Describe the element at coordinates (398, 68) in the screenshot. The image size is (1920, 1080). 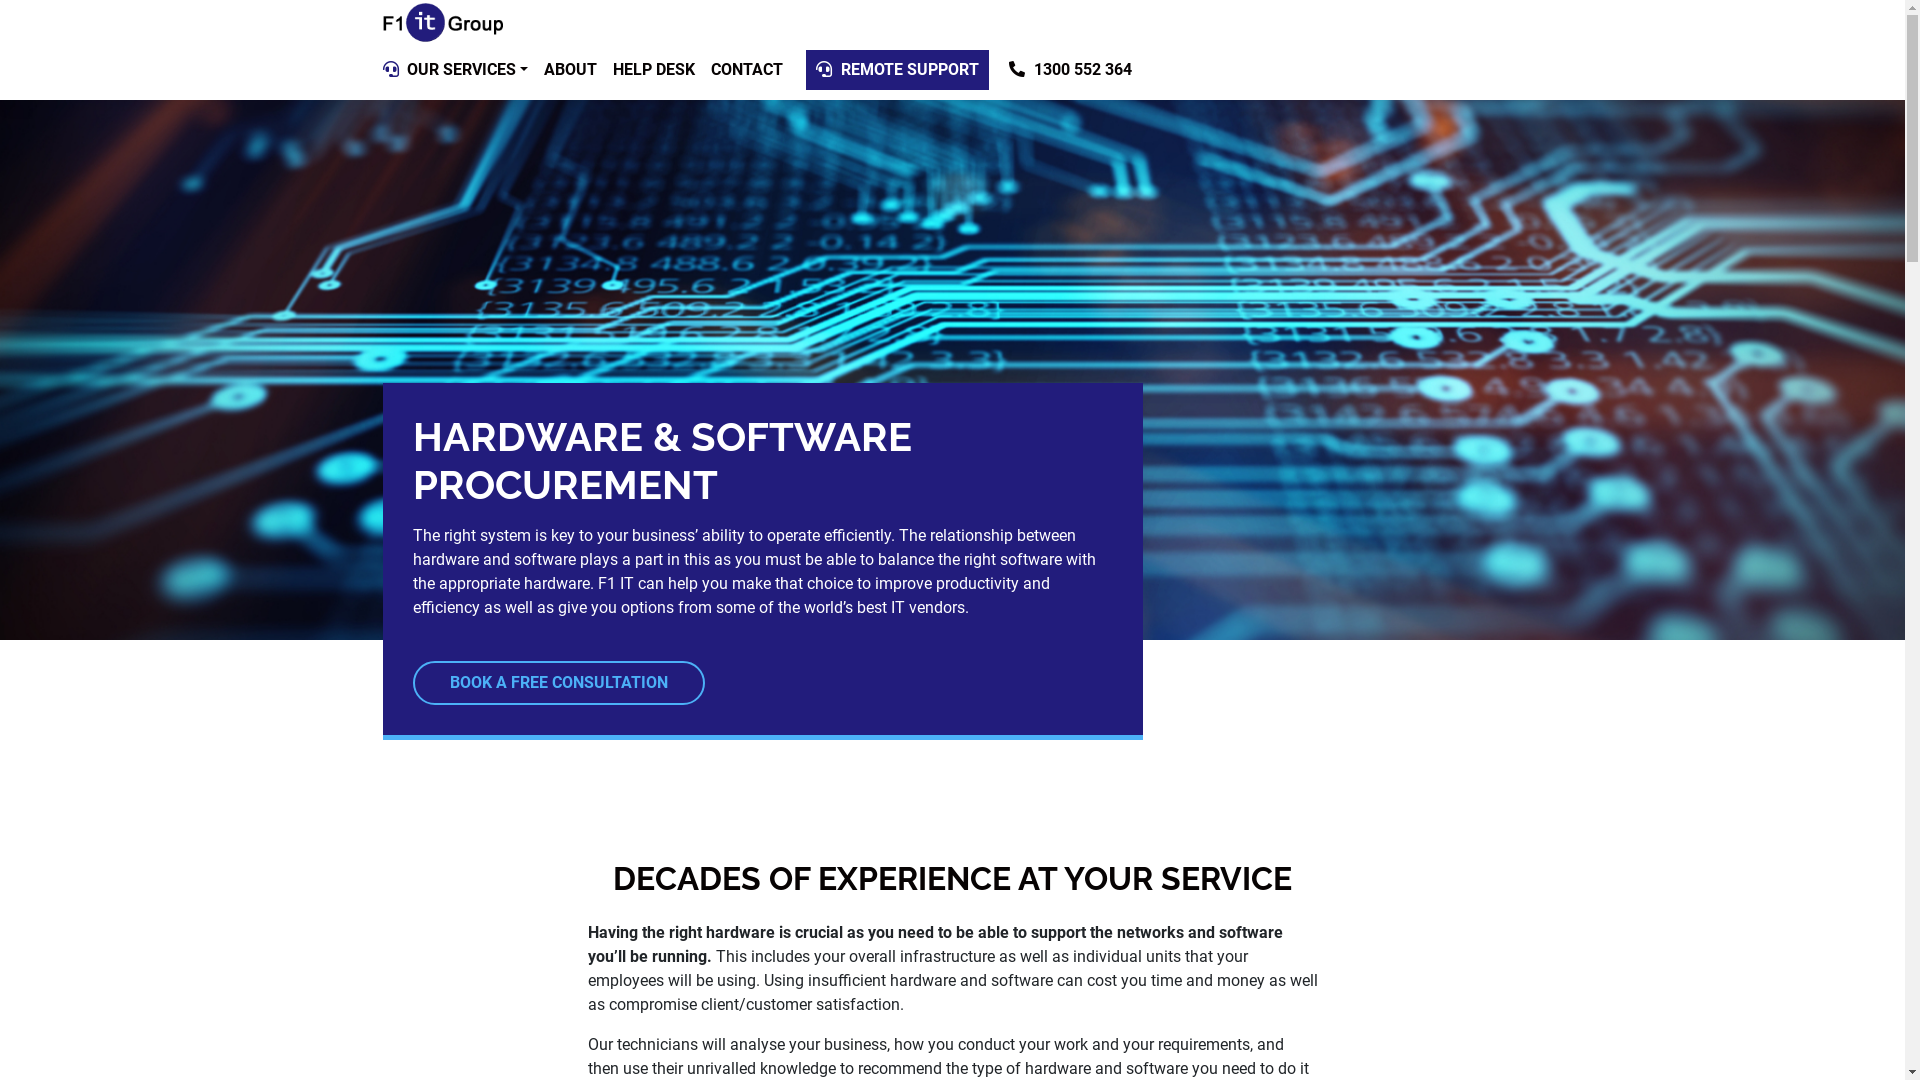
I see `'OUR SERVICES'` at that location.